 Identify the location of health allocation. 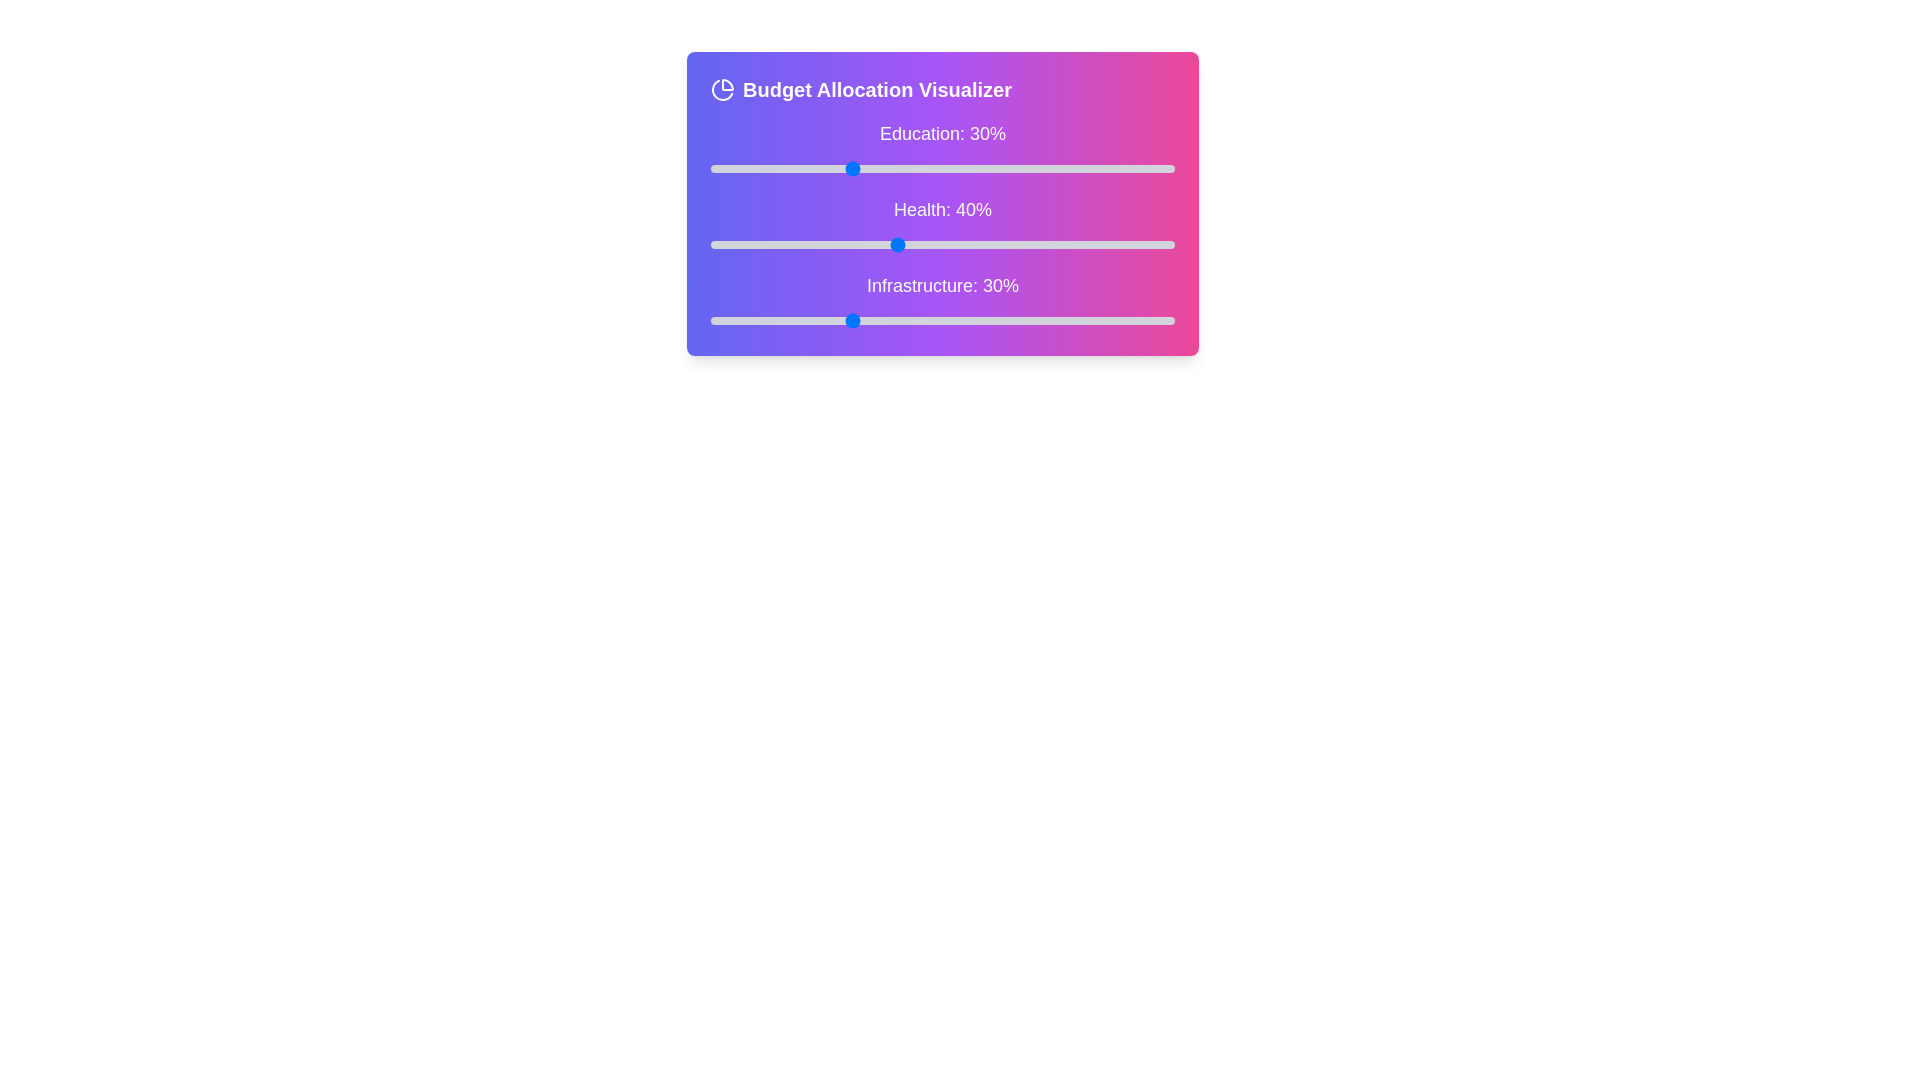
(831, 244).